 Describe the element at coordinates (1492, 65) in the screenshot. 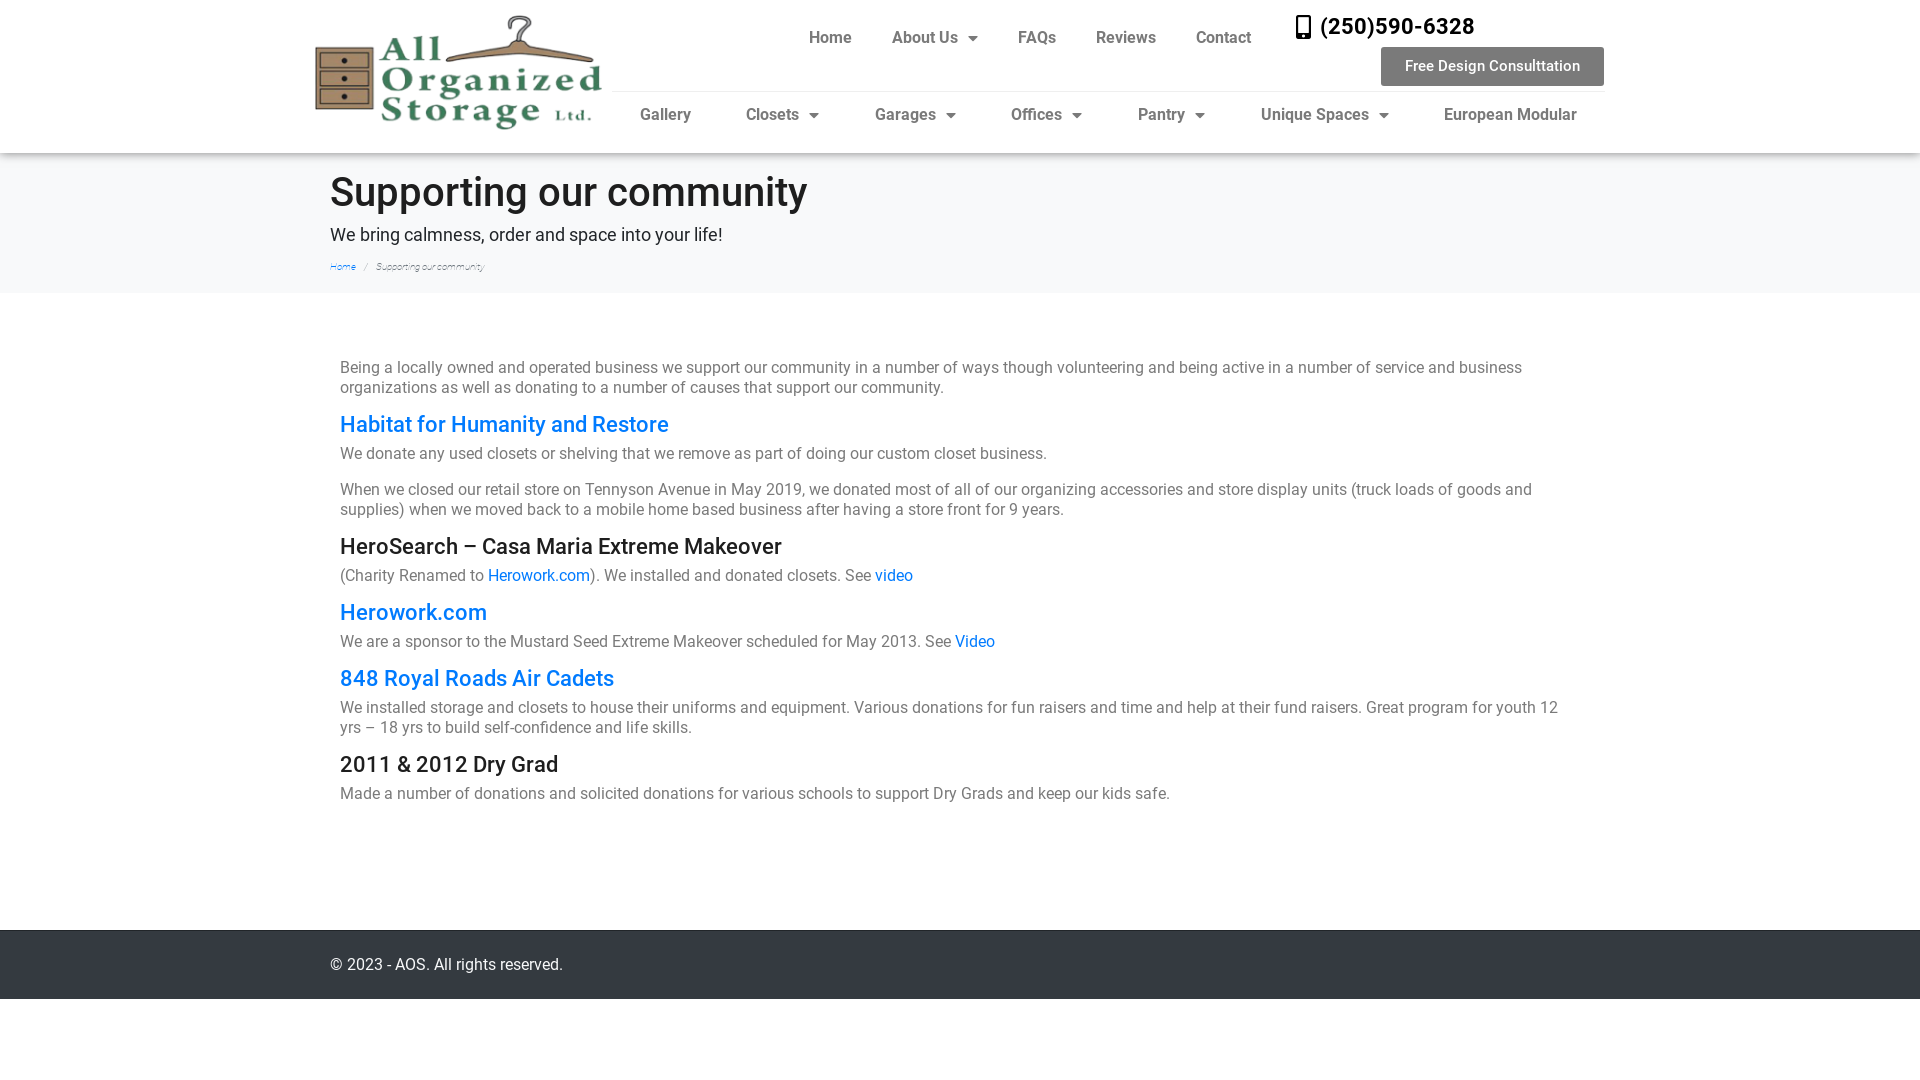

I see `'Free Design Consulttation'` at that location.